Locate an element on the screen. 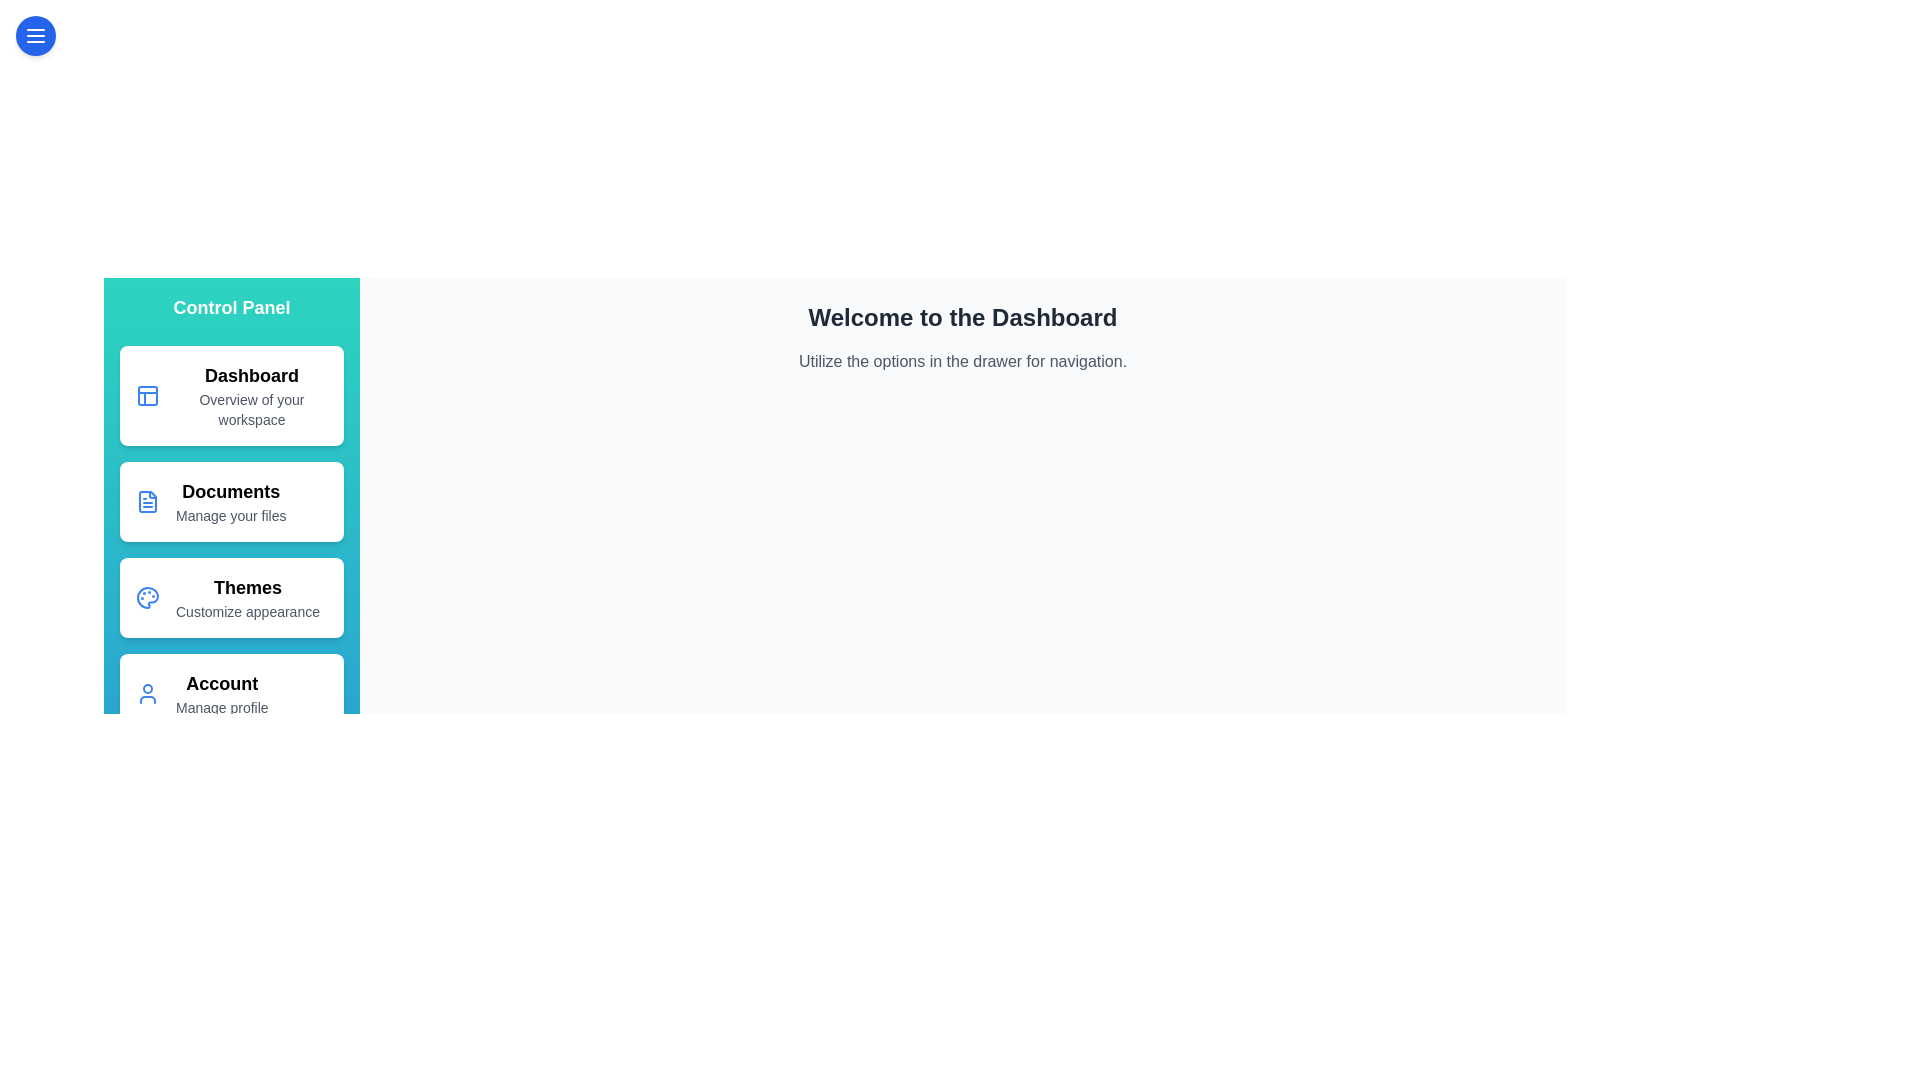 The image size is (1920, 1080). the menu button to toggle the drawer visibility is located at coordinates (35, 35).